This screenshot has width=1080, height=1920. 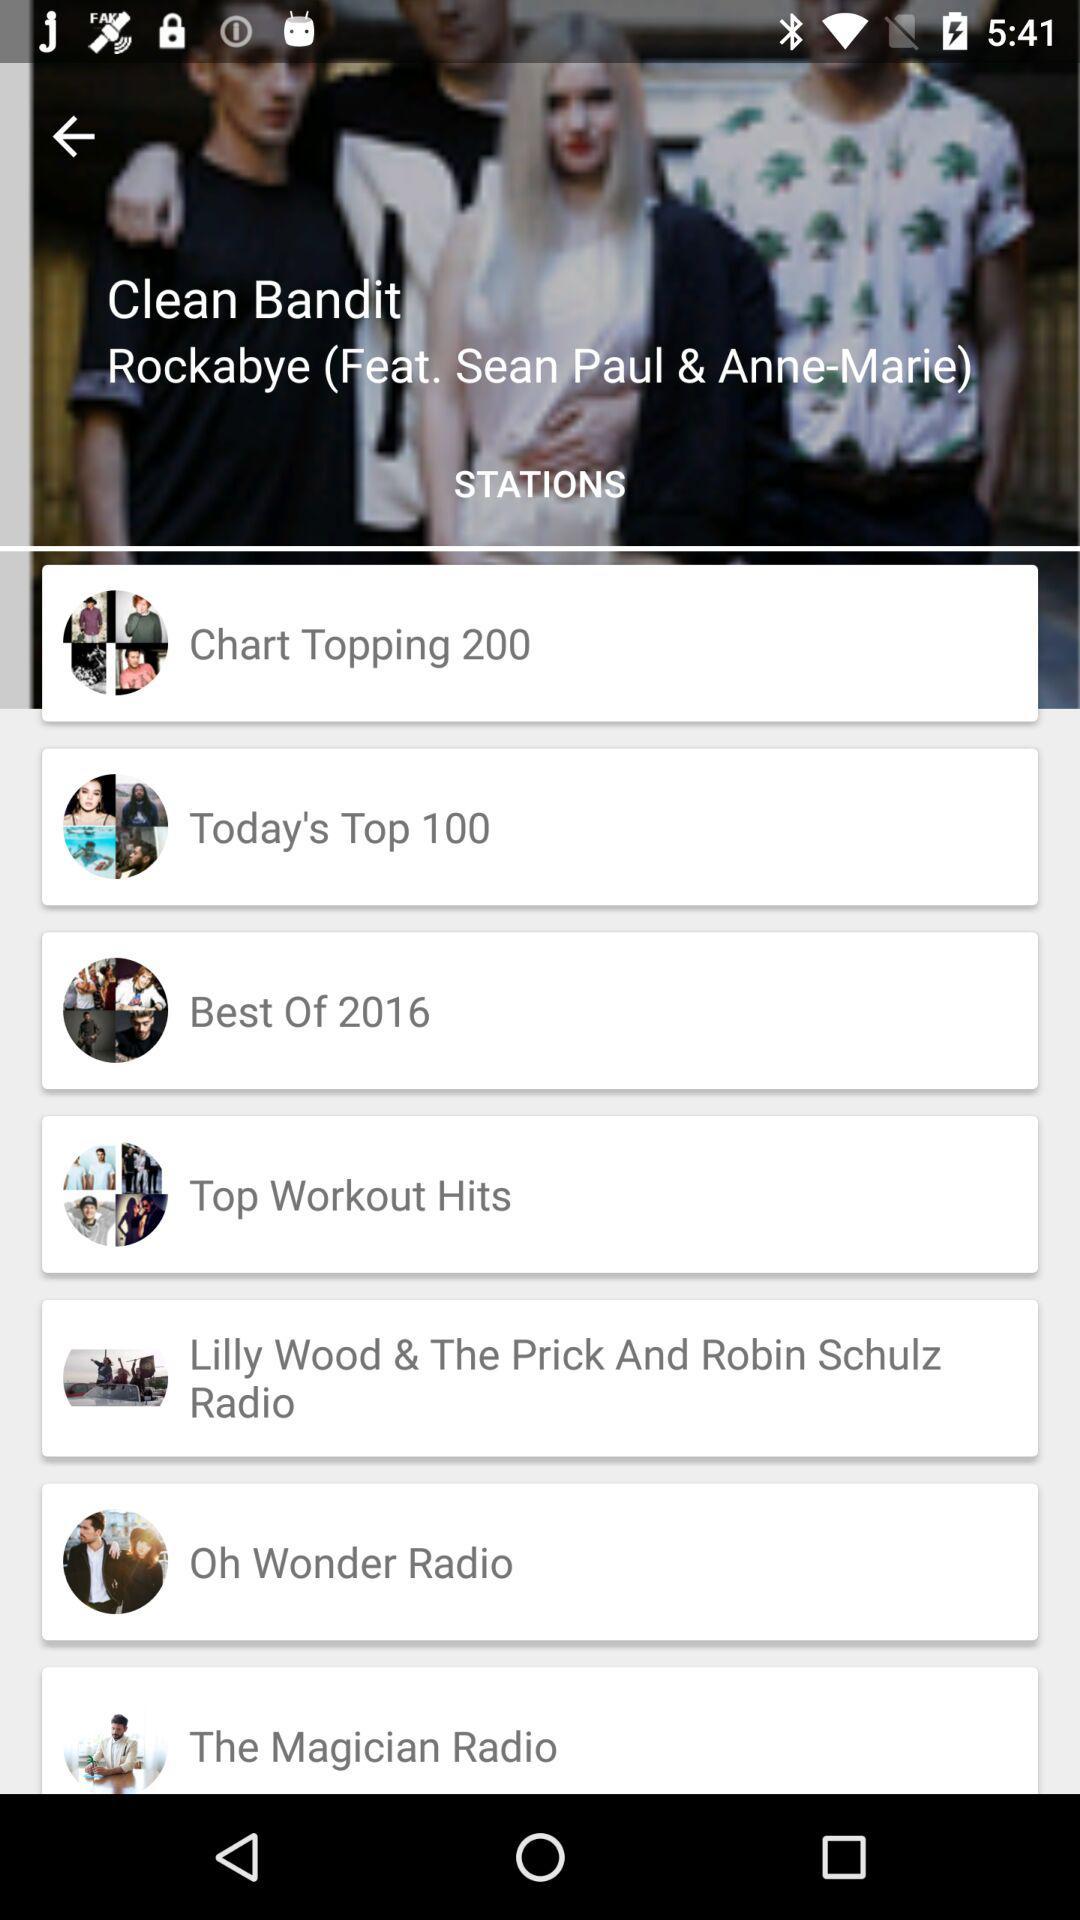 What do you see at coordinates (115, 1010) in the screenshot?
I see `the image which is to the left side of the best of 2016` at bounding box center [115, 1010].